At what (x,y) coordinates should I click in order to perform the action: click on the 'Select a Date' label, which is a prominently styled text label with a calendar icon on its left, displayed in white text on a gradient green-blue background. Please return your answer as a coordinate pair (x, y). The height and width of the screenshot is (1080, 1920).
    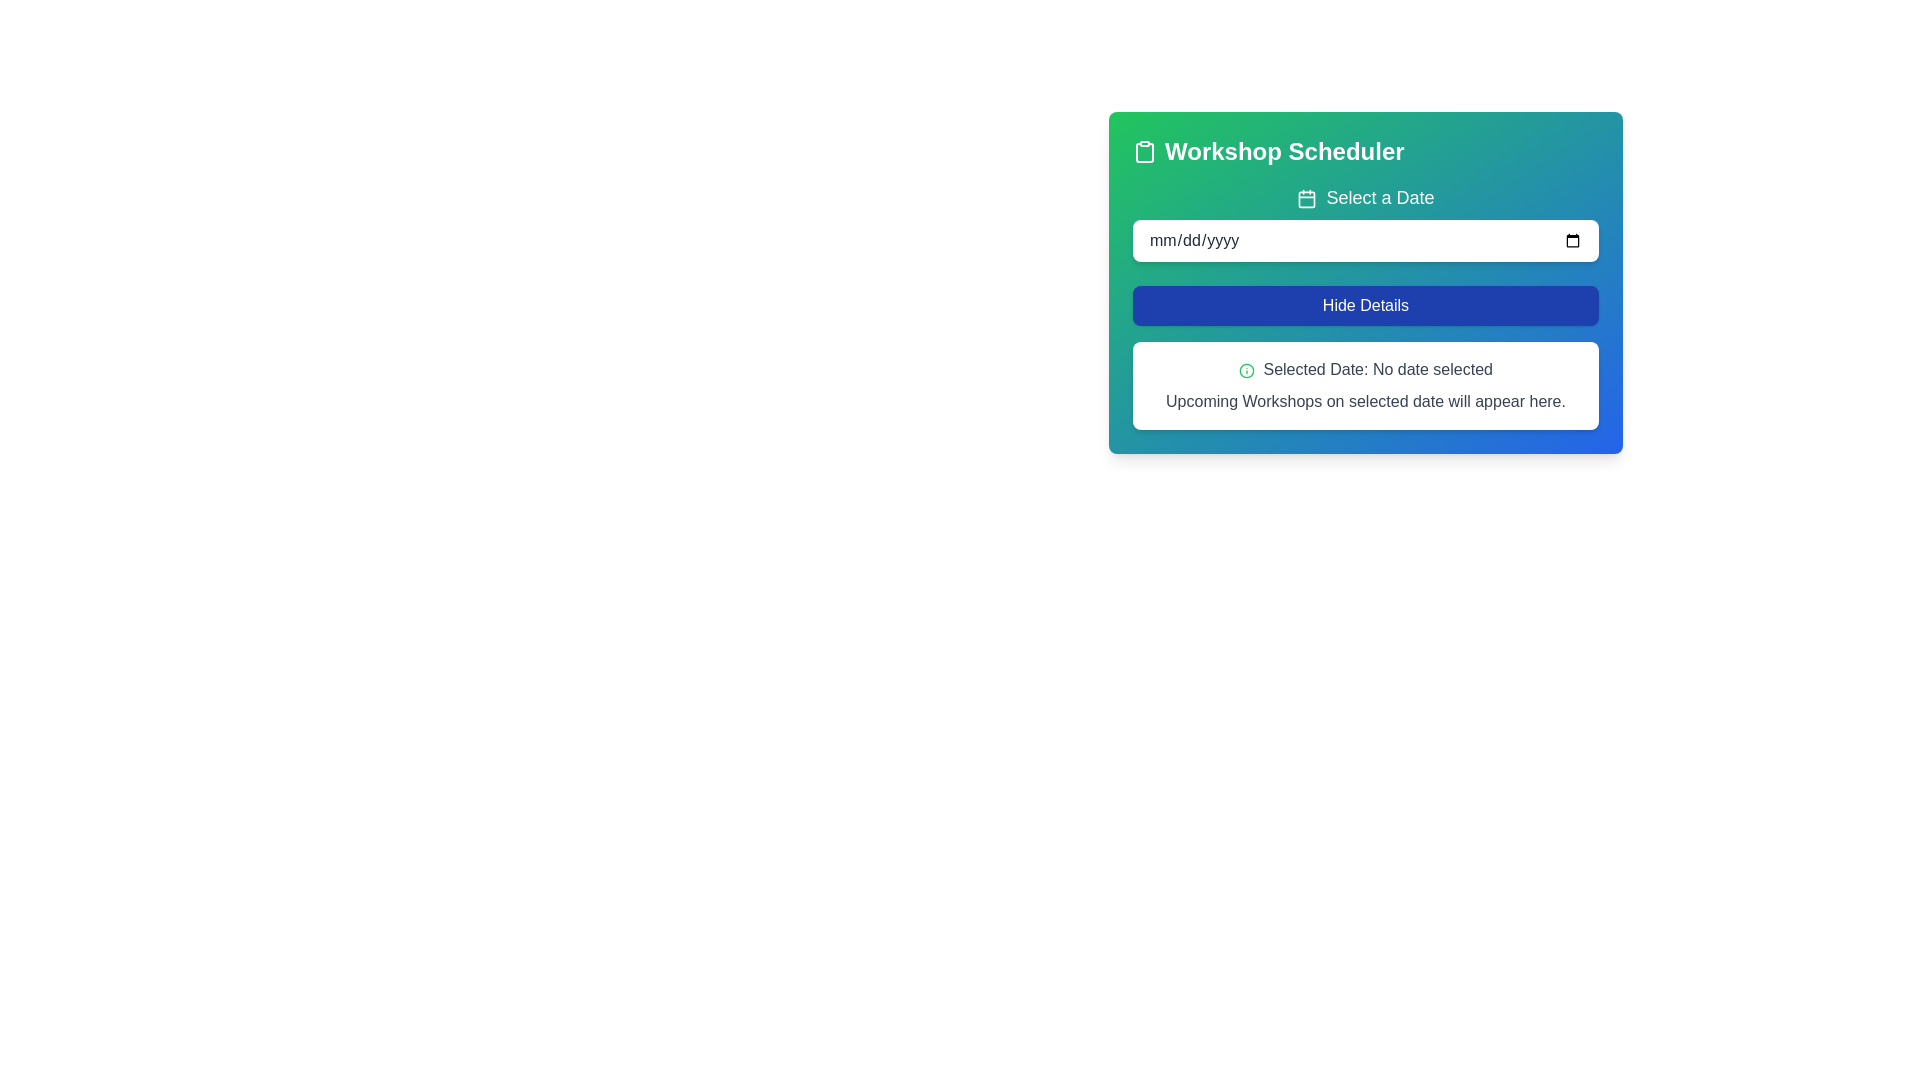
    Looking at the image, I should click on (1365, 197).